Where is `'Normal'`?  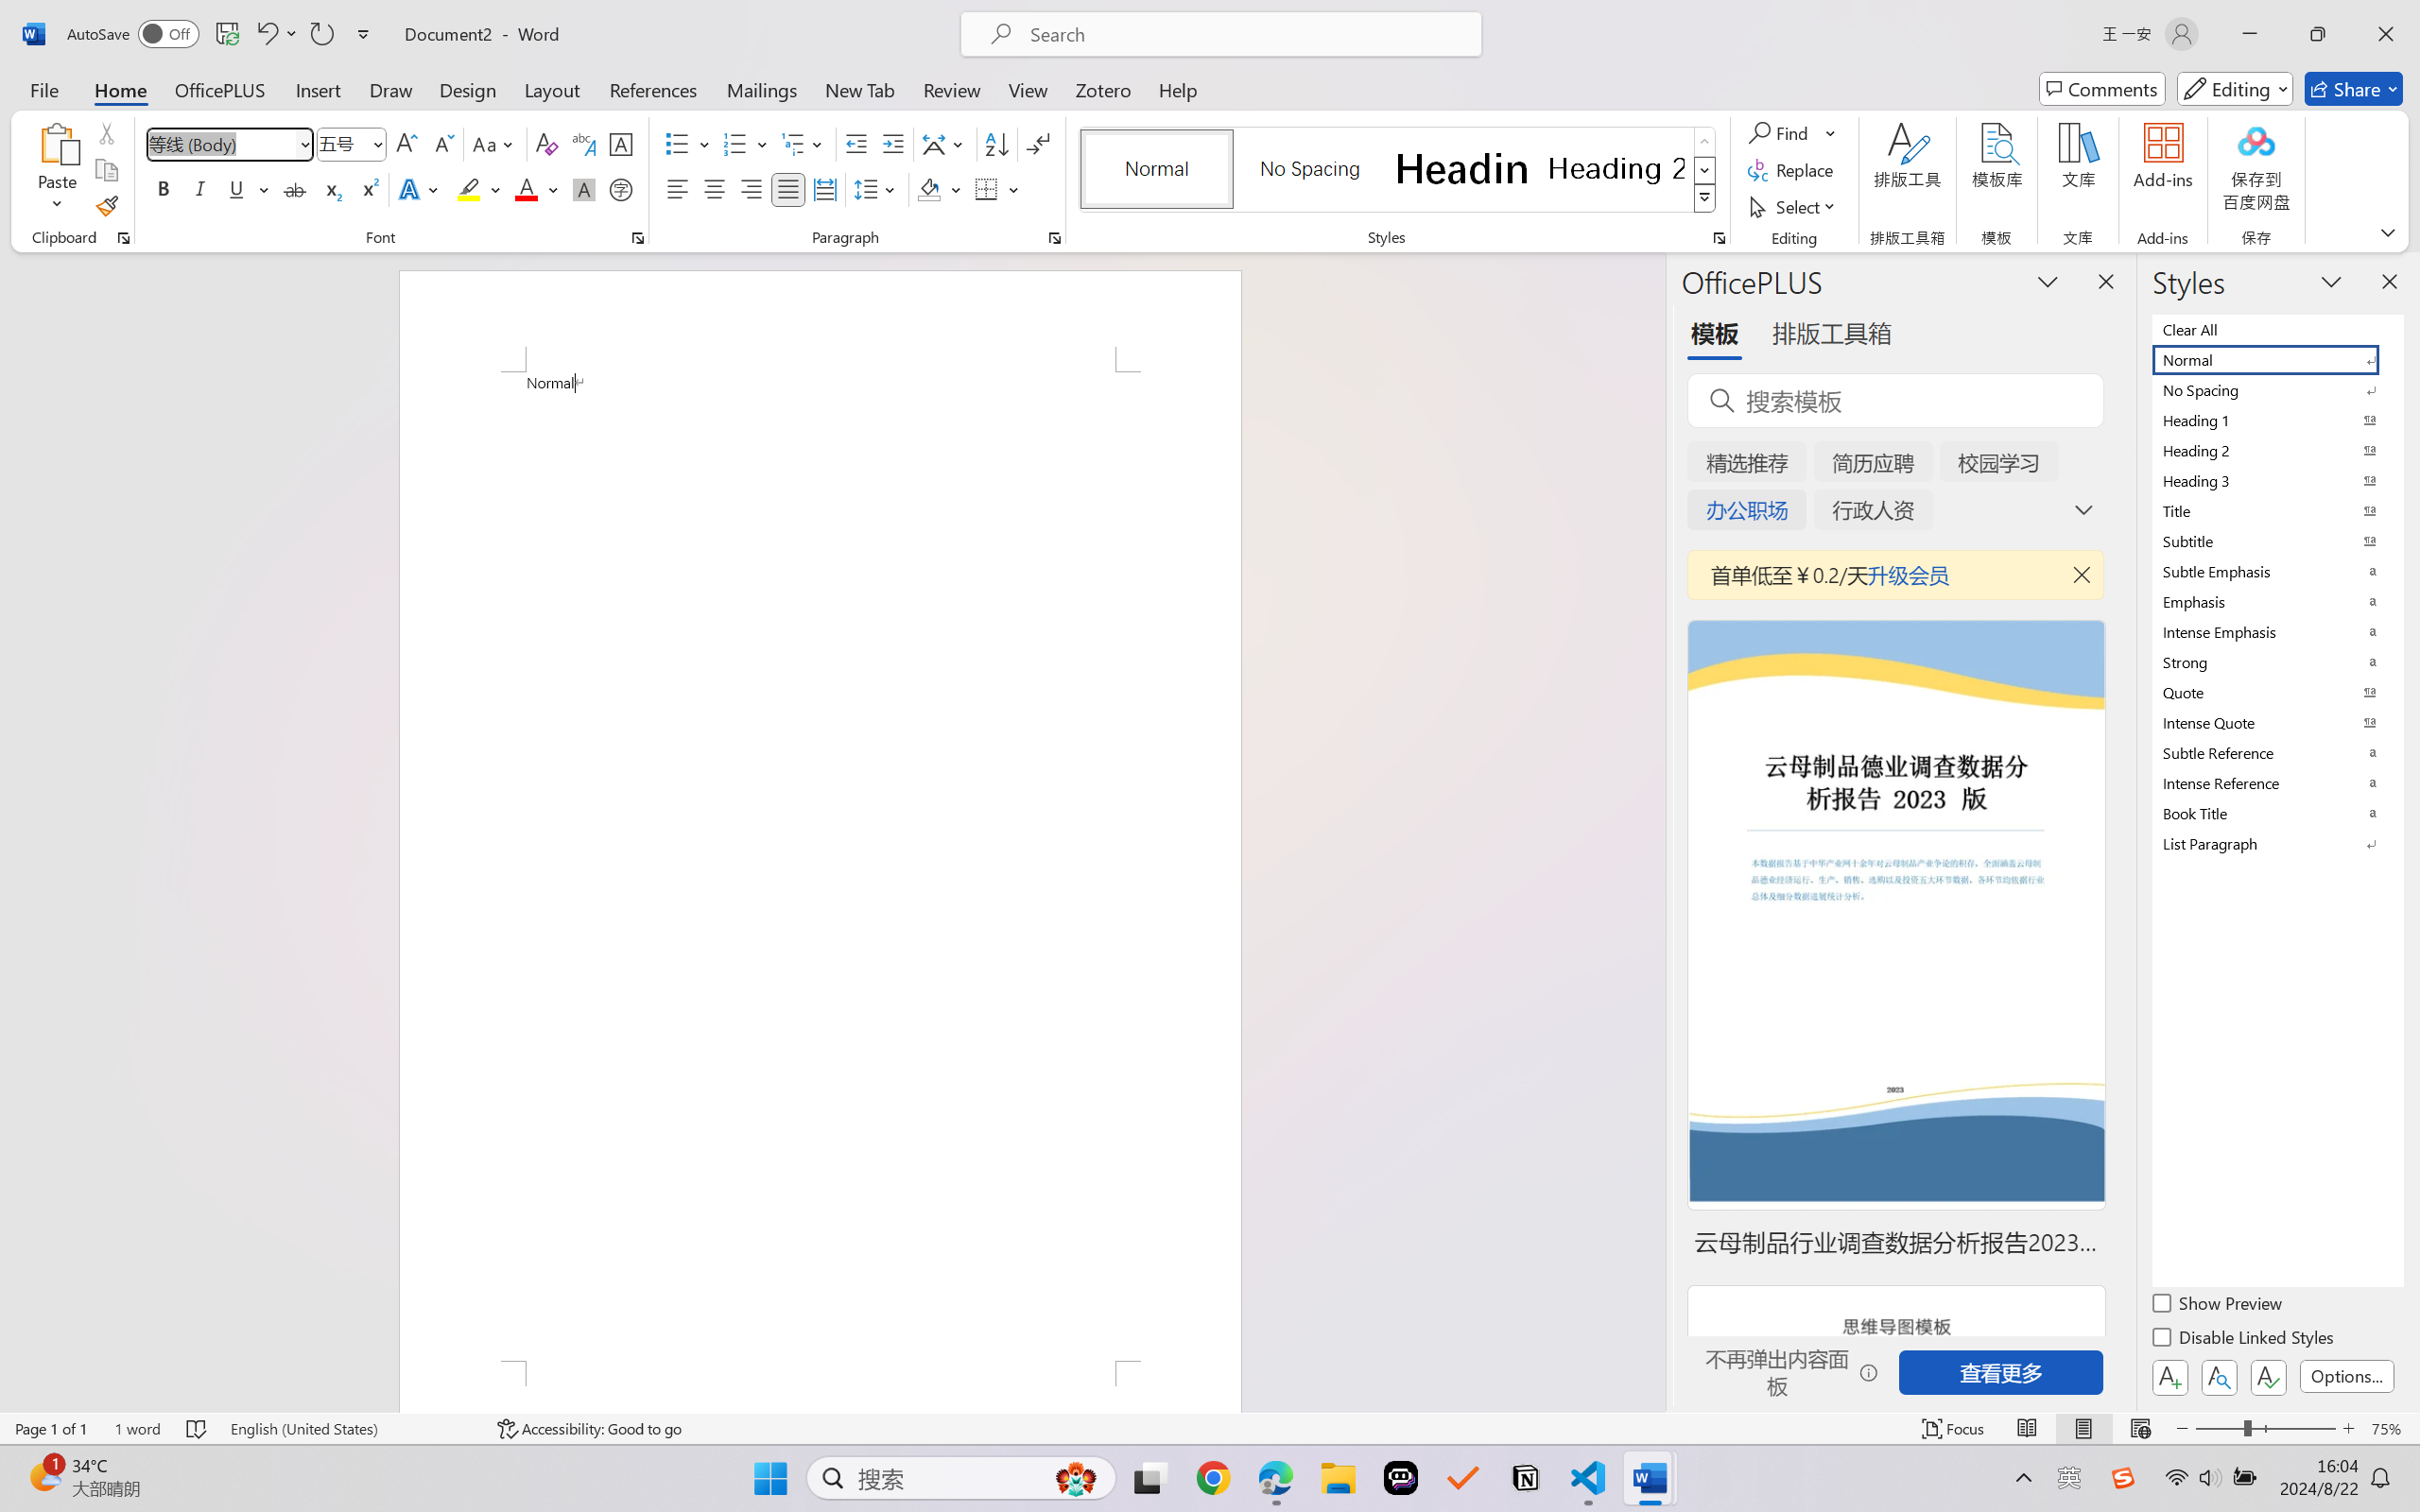
'Normal' is located at coordinates (2275, 358).